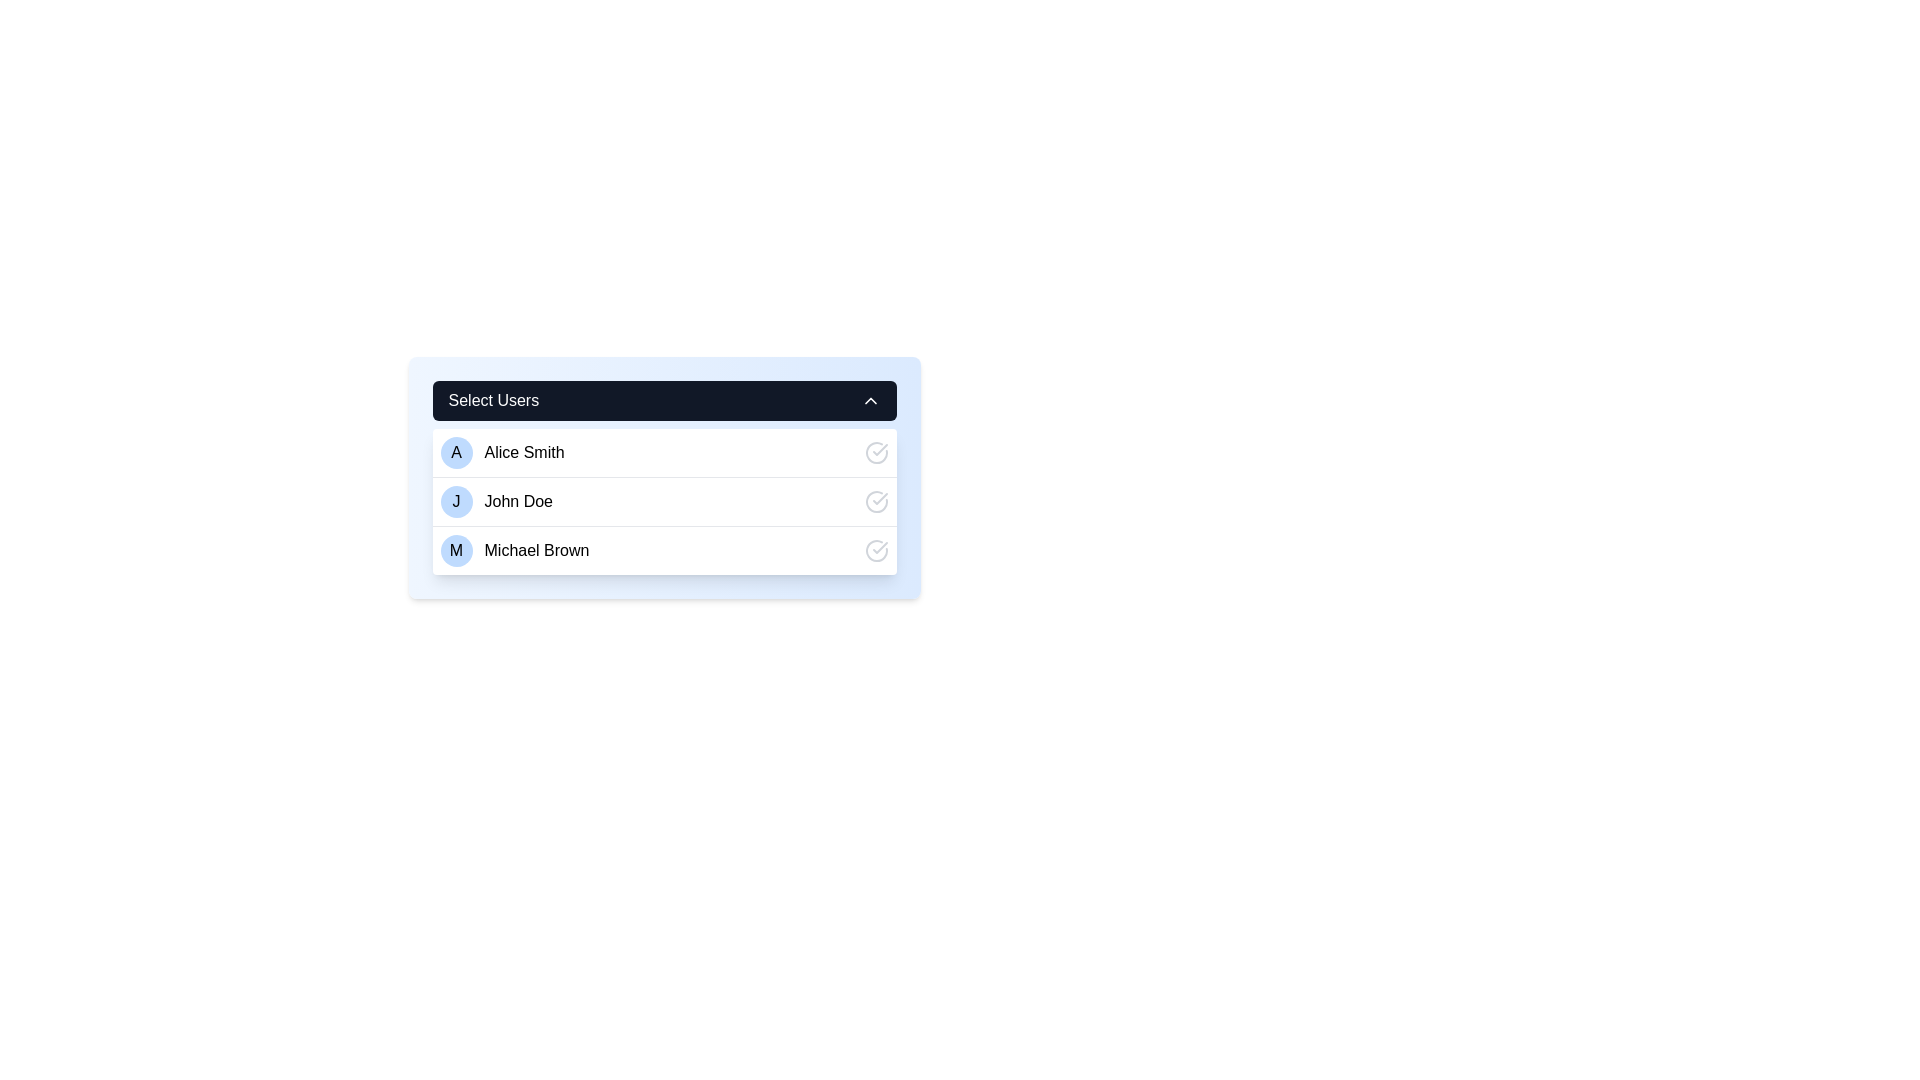 Image resolution: width=1920 pixels, height=1080 pixels. Describe the element at coordinates (664, 490) in the screenshot. I see `the list item containing user information for 'John Doe'` at that location.